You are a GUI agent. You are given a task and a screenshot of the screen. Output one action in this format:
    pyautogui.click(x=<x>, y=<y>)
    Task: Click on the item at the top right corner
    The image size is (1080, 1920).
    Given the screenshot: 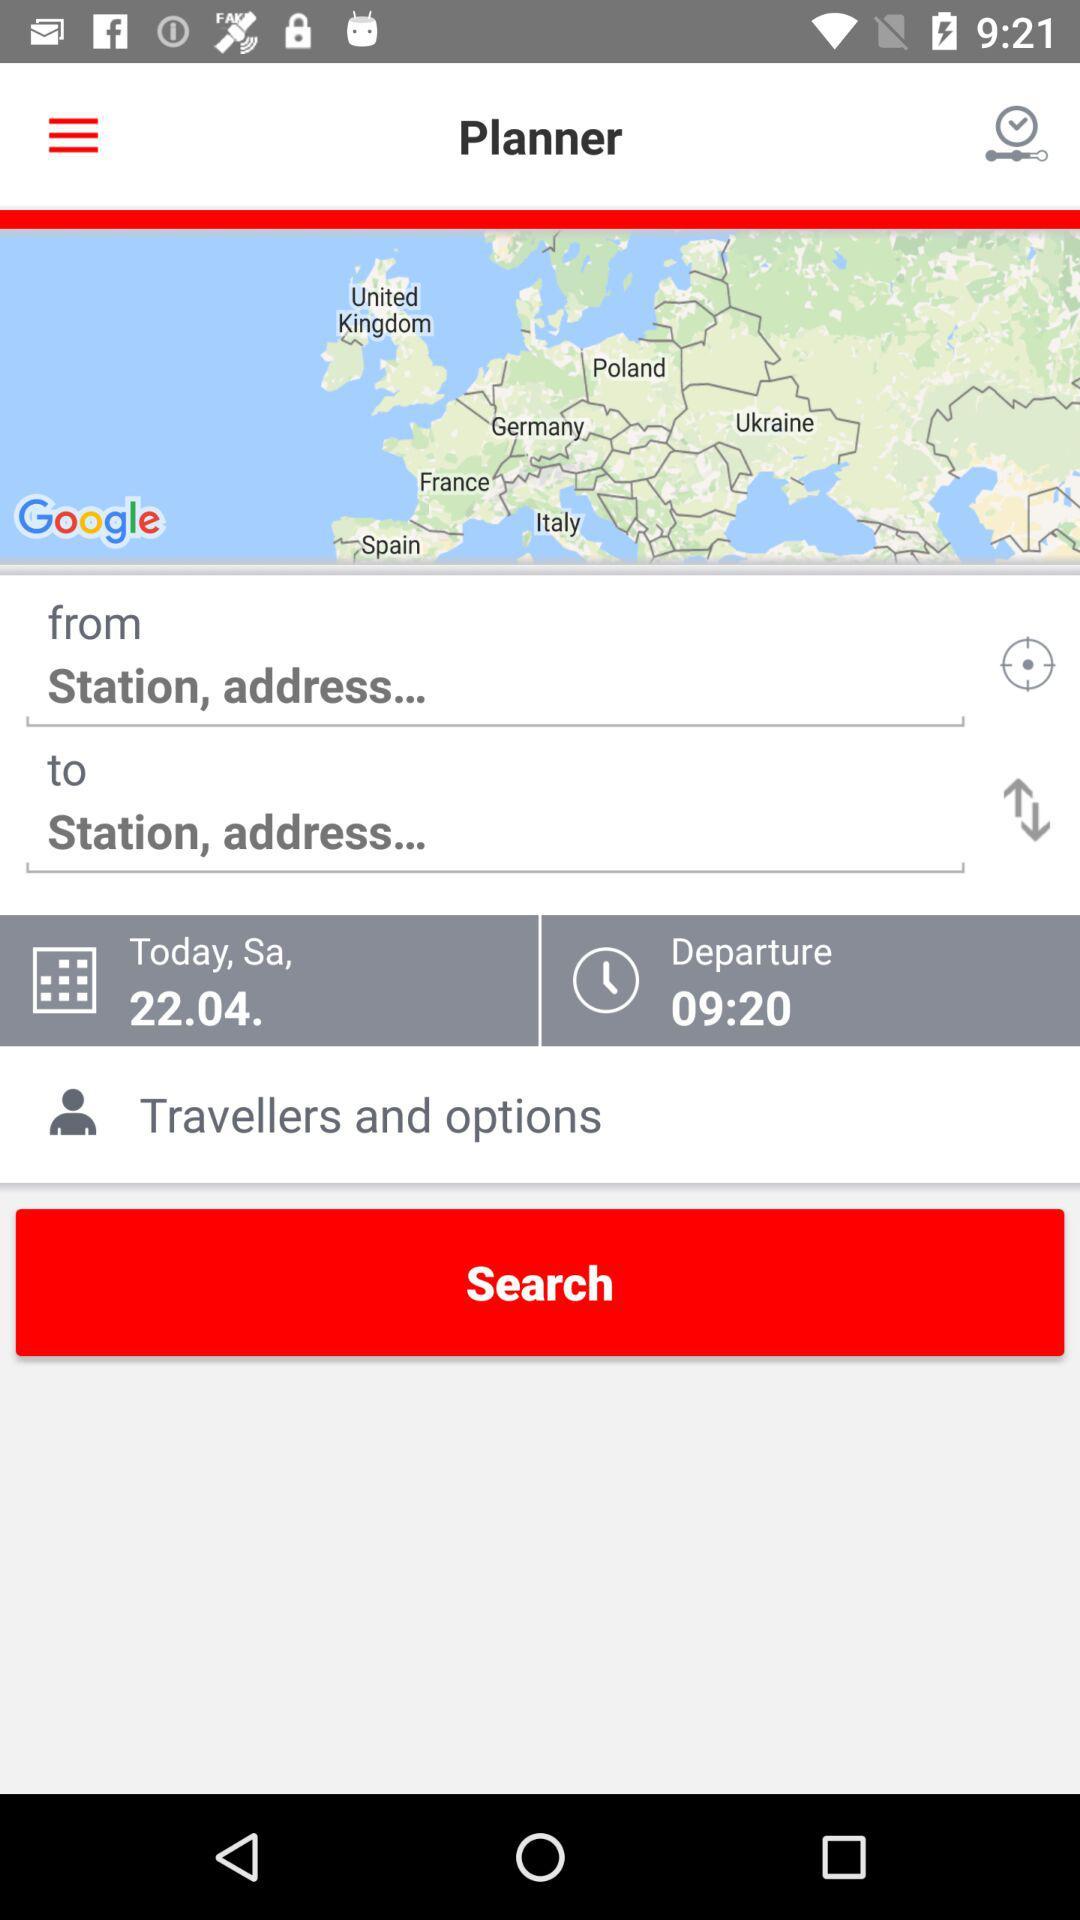 What is the action you would take?
    pyautogui.click(x=1017, y=135)
    